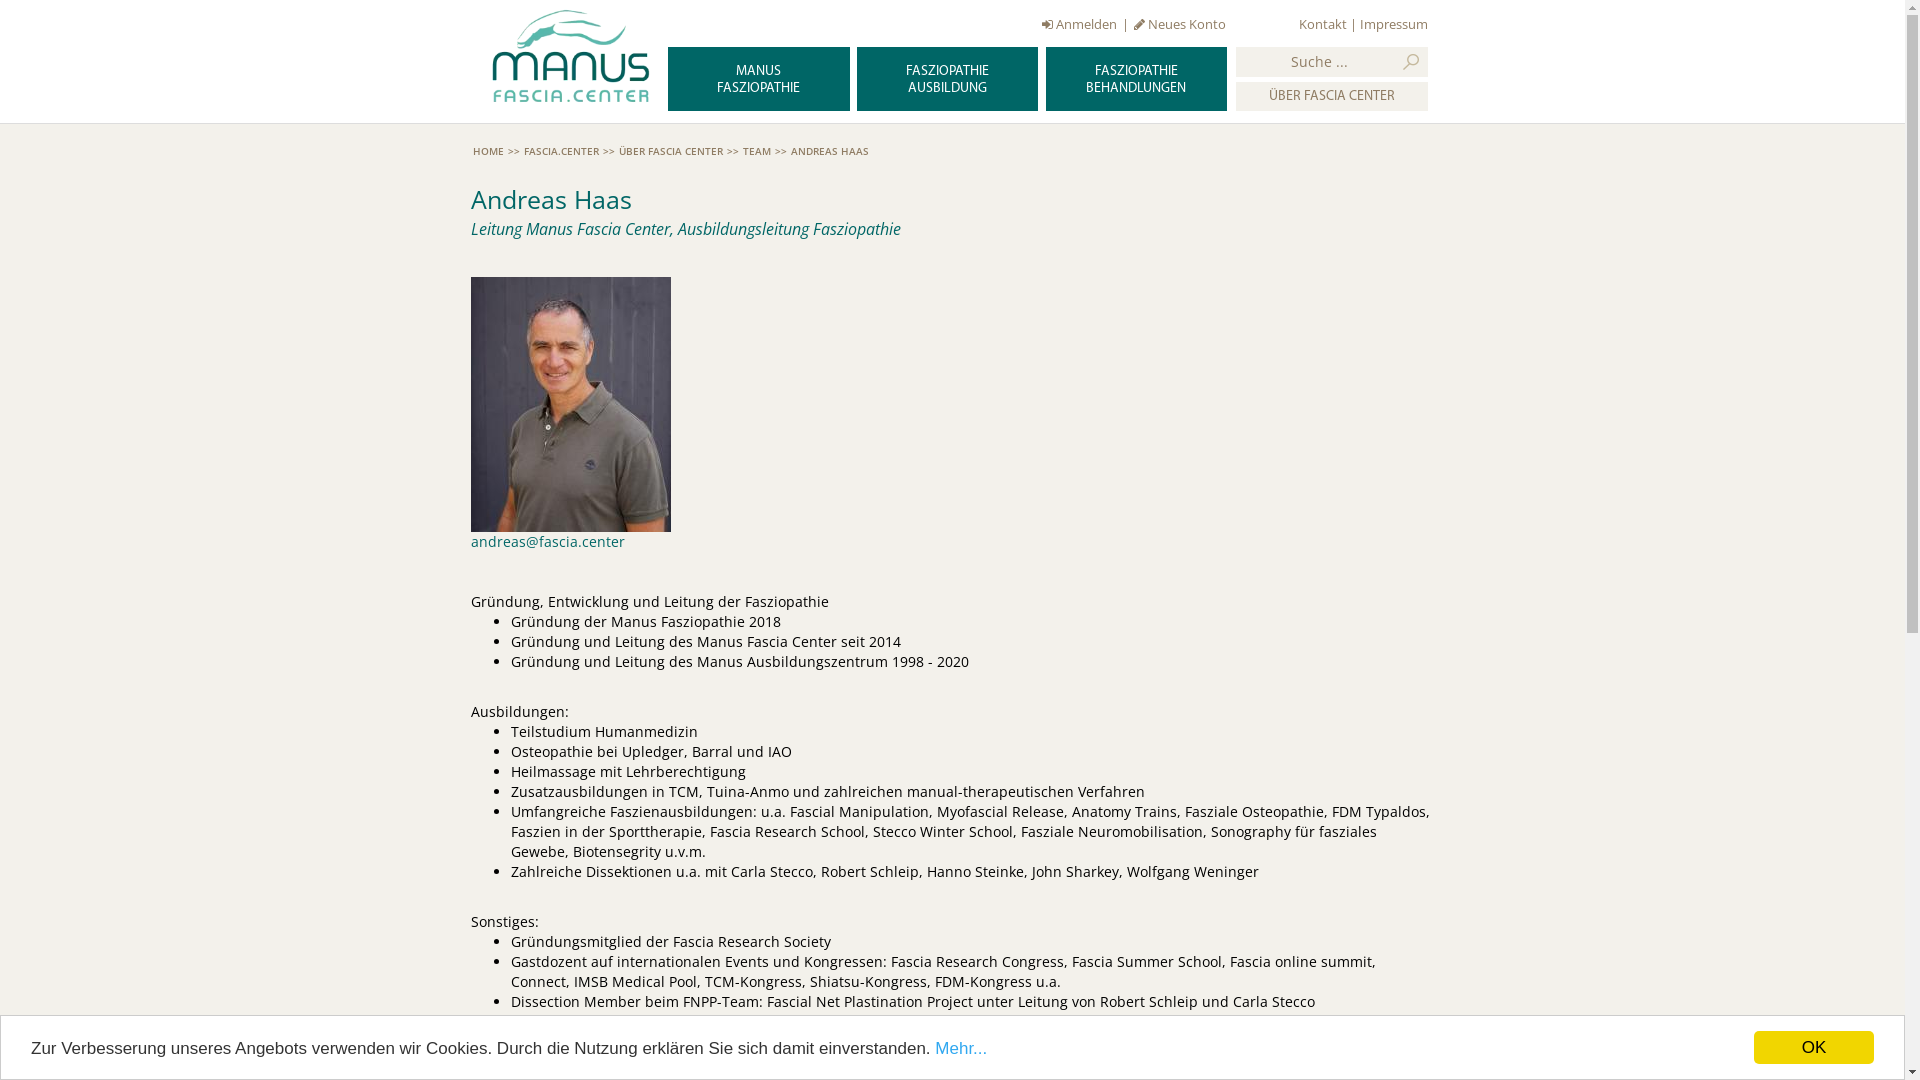  What do you see at coordinates (1752, 1046) in the screenshot?
I see `'OK'` at bounding box center [1752, 1046].